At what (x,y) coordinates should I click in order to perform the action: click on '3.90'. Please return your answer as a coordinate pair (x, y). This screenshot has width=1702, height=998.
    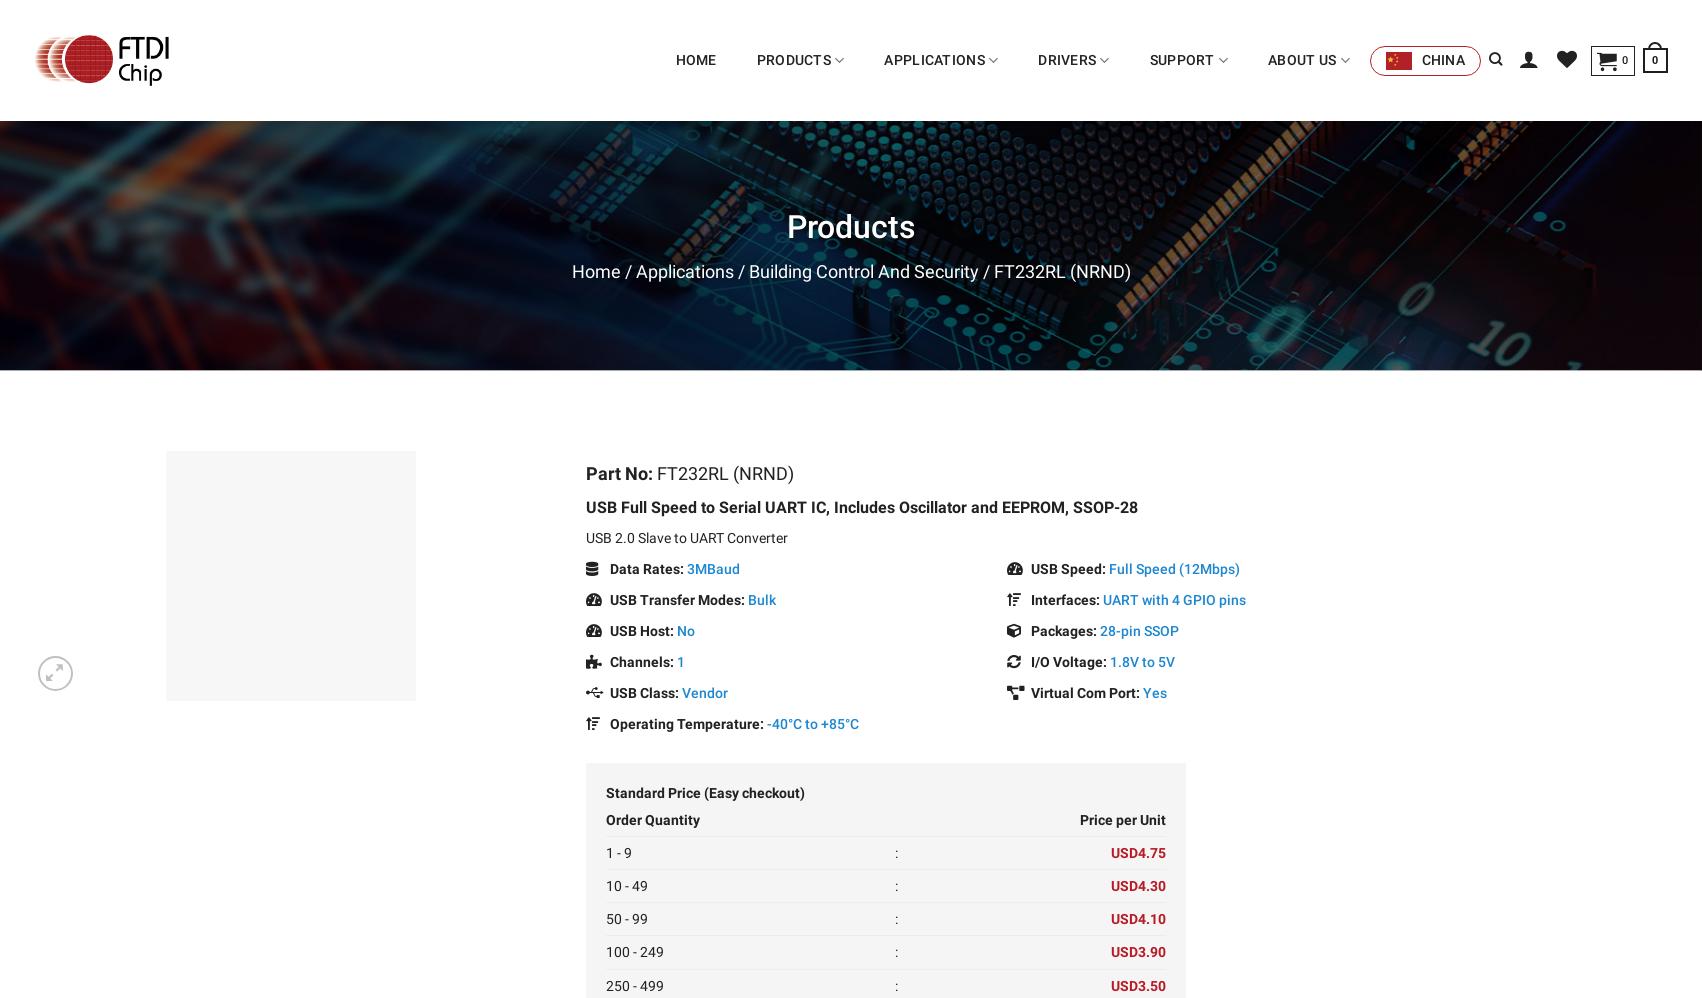
    Looking at the image, I should click on (1151, 950).